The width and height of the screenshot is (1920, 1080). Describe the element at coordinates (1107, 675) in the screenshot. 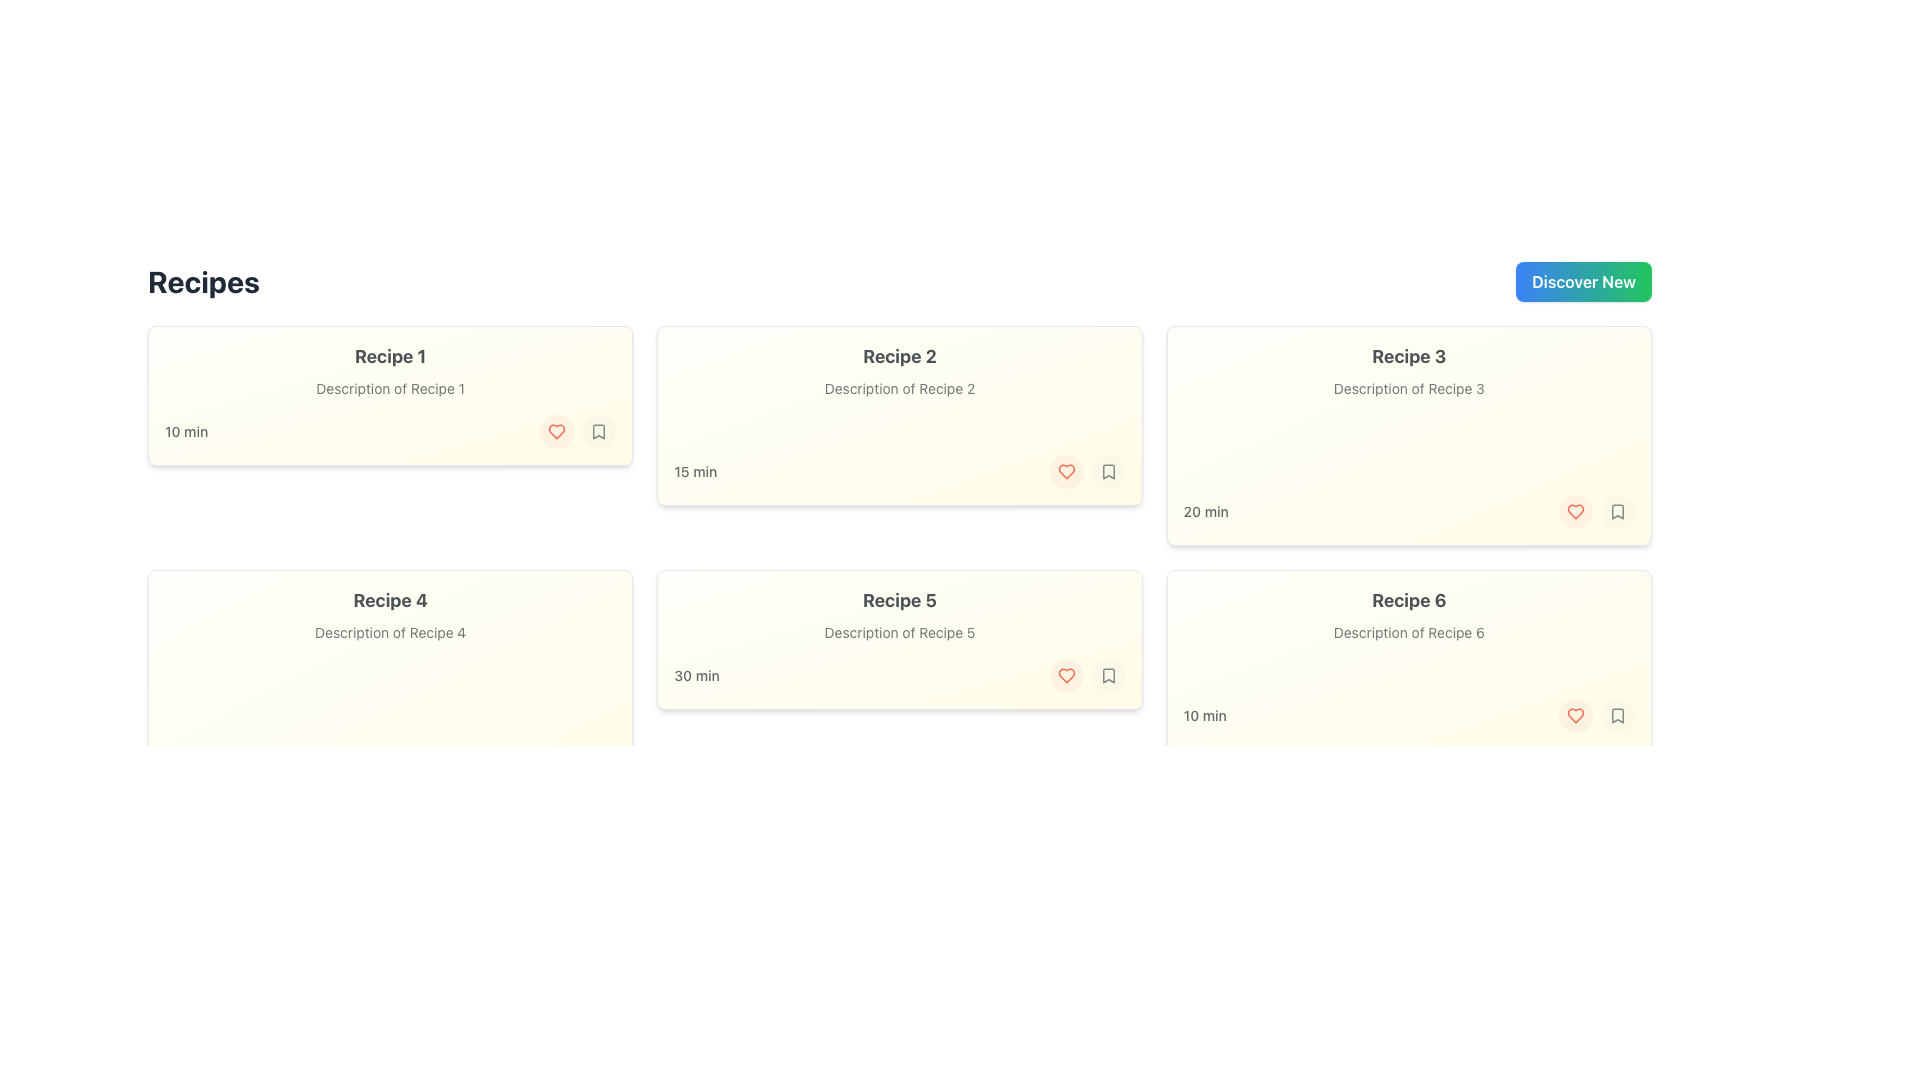

I see `the bookmark-shaped icon located in the bottom-right corner of the 'Recipe 5' card, positioned to the right of the heart-shaped icon` at that location.